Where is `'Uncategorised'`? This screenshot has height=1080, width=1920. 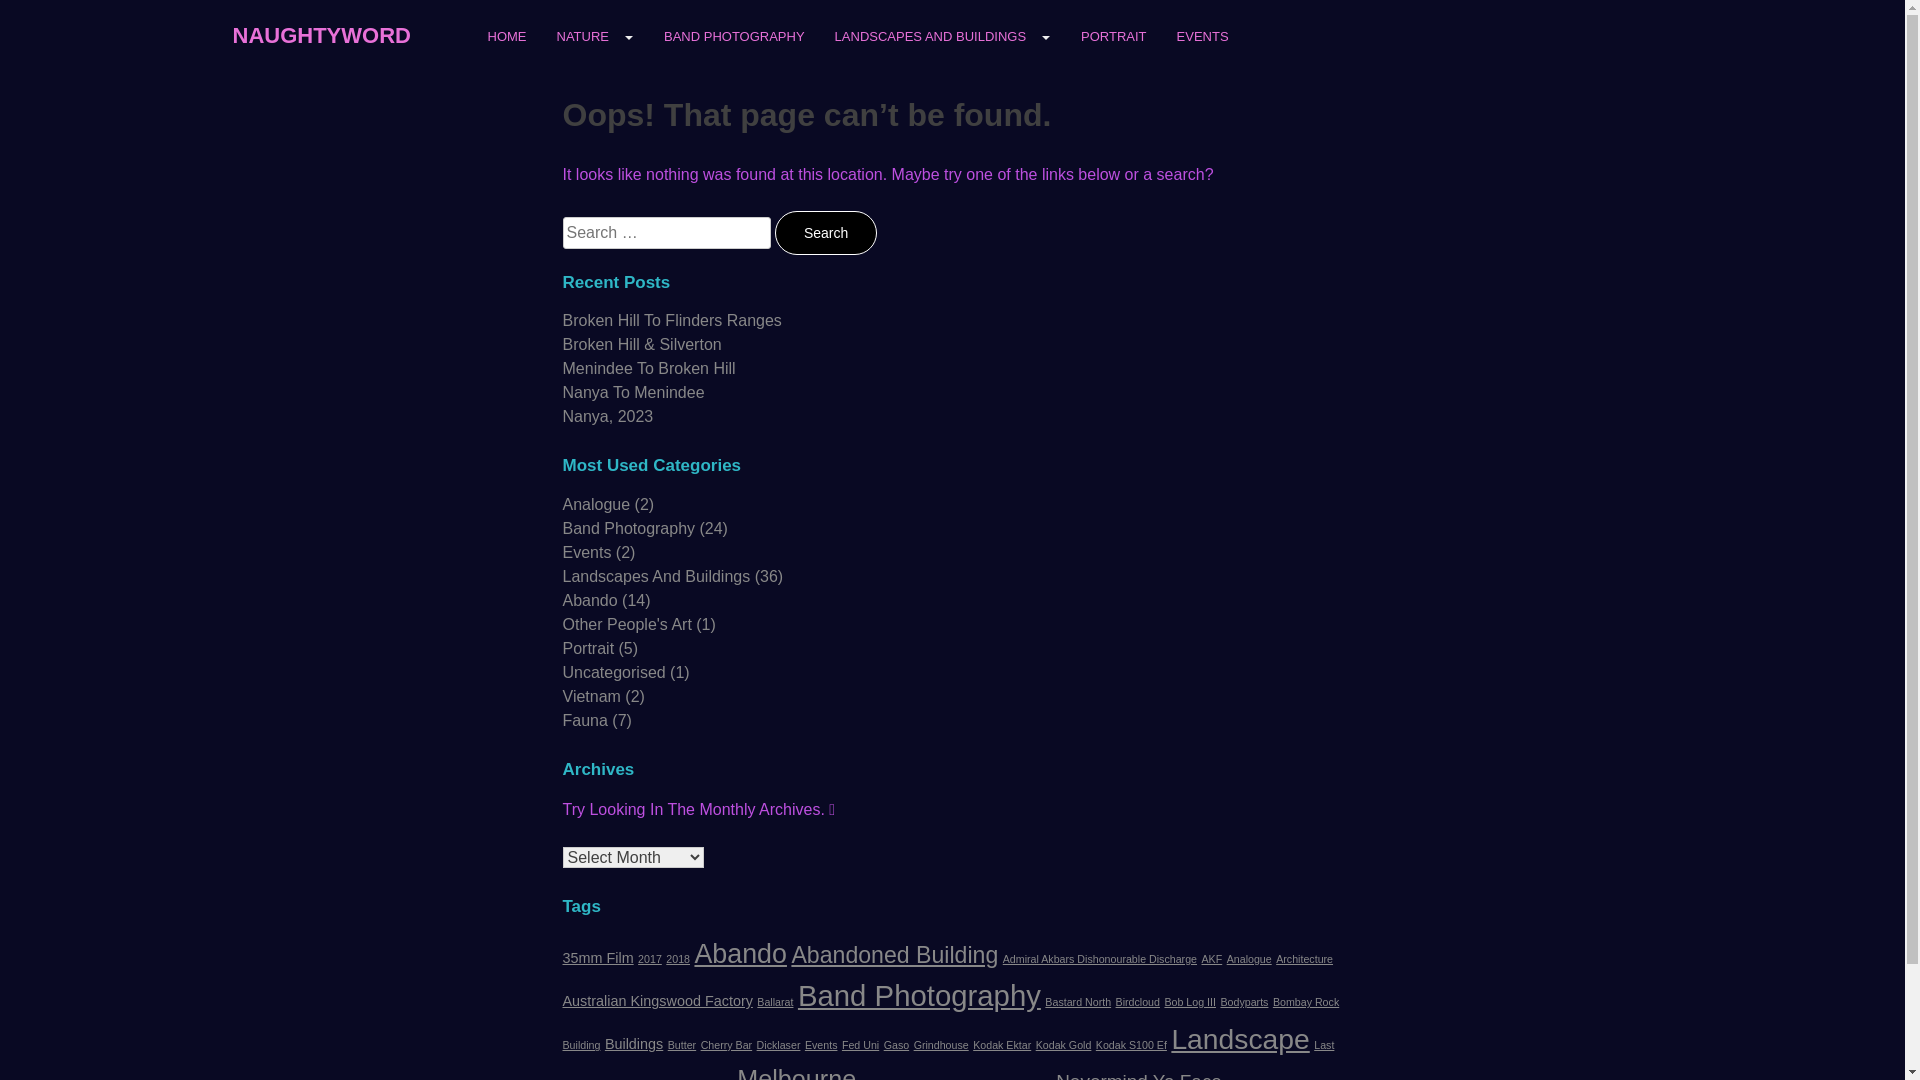 'Uncategorised' is located at coordinates (612, 672).